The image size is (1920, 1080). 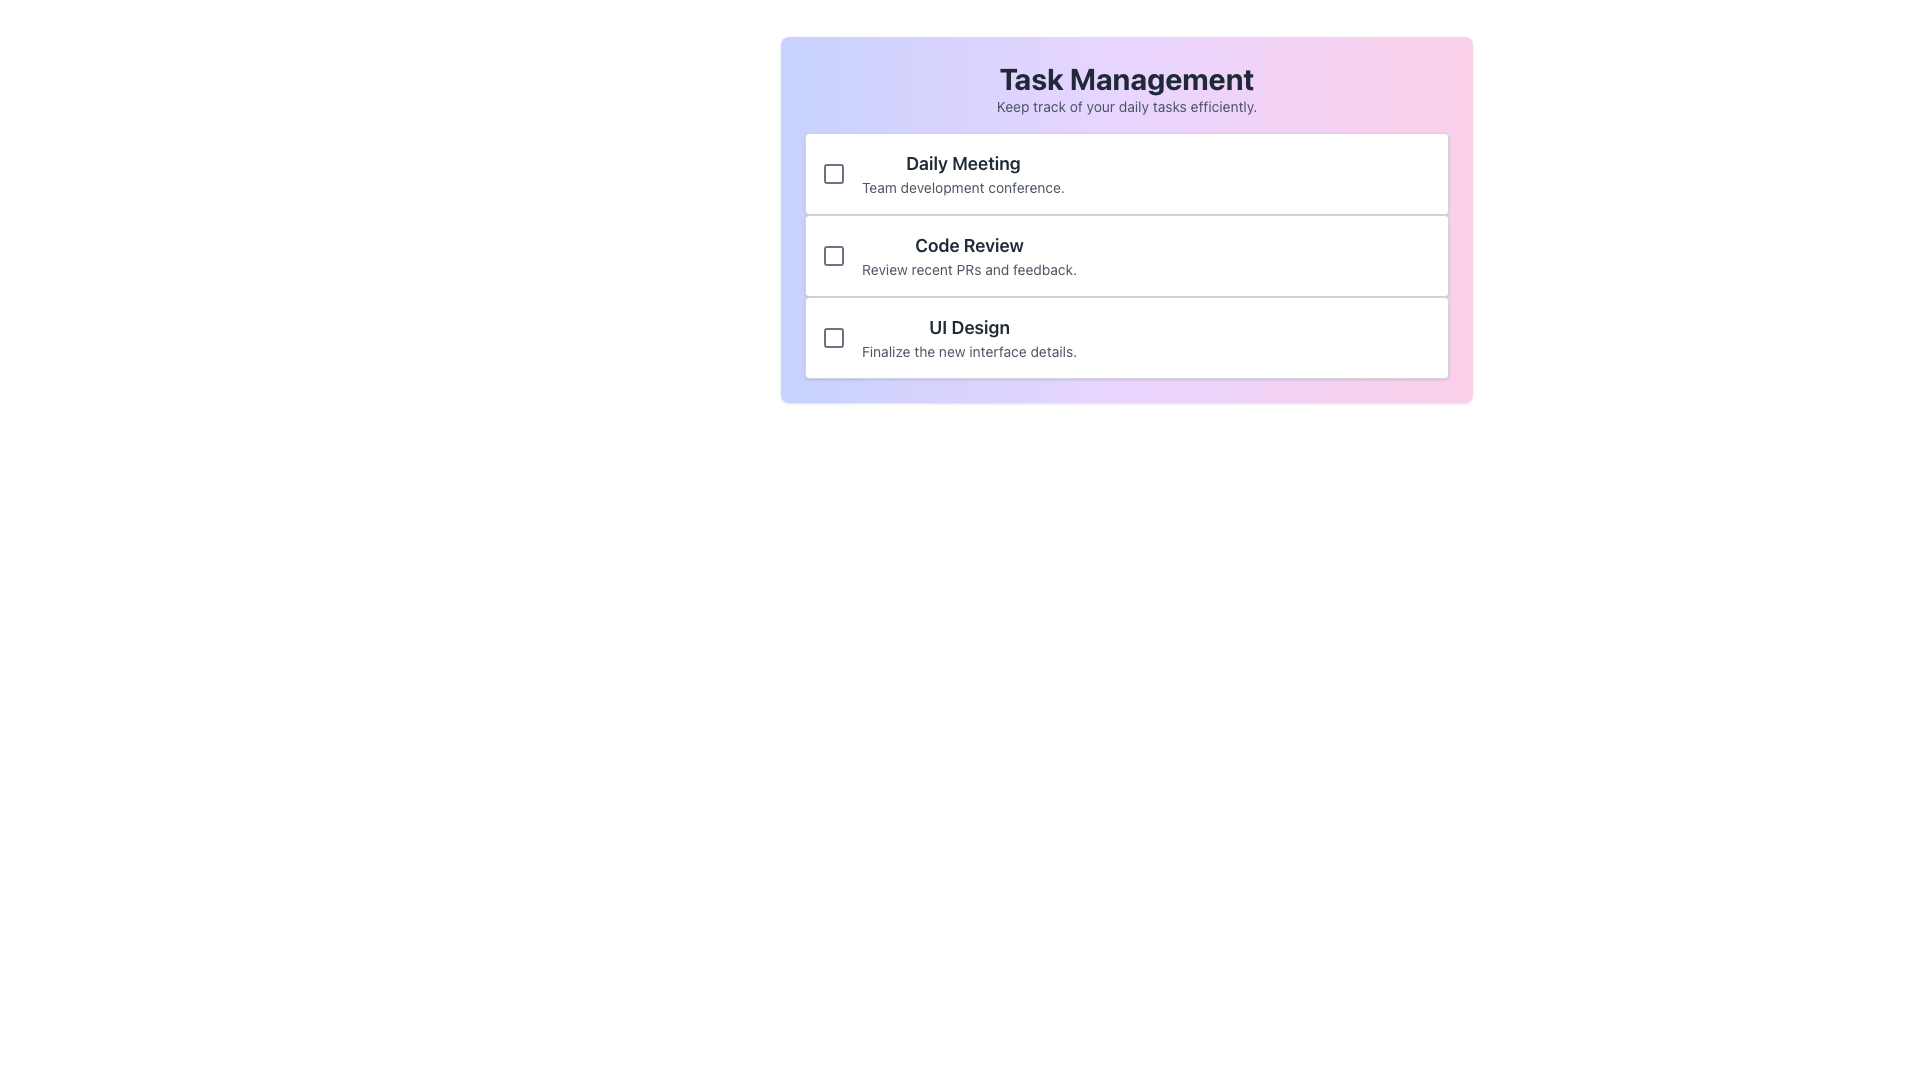 I want to click on the task labeled 'UI Design' with the description 'Finalize the new interface details' in the task management interface, so click(x=969, y=337).